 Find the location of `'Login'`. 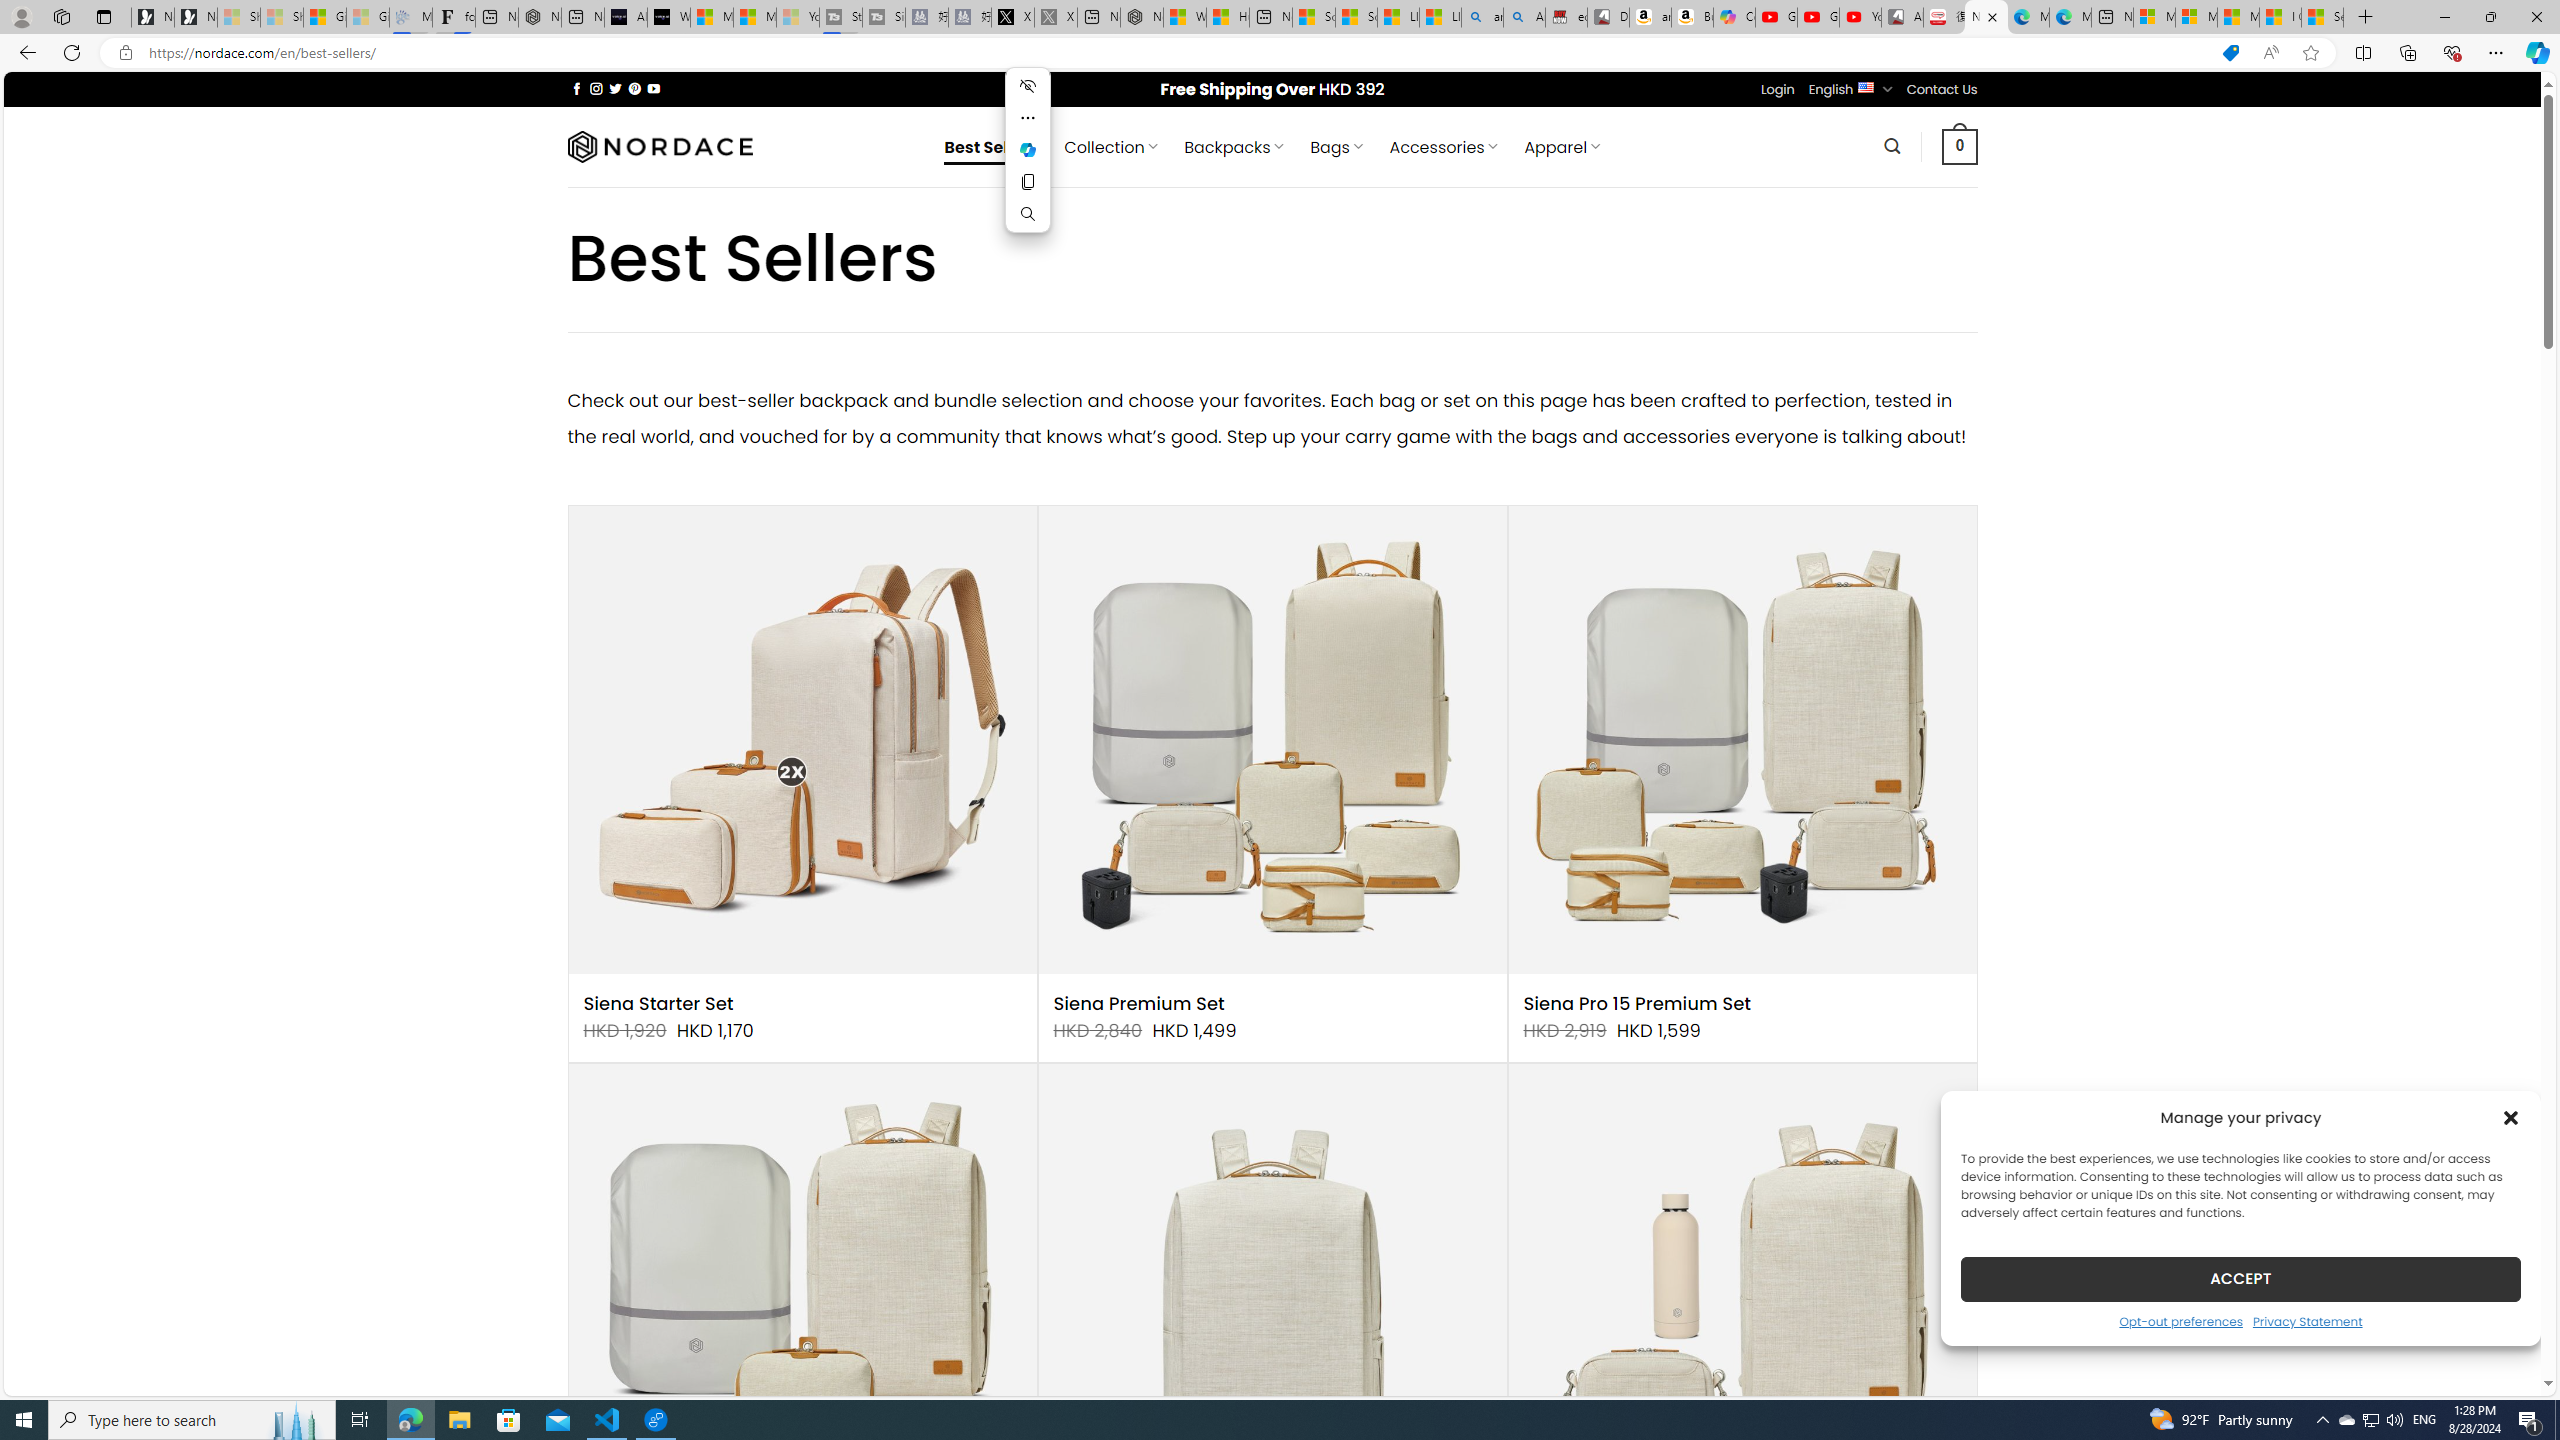

'Login' is located at coordinates (1777, 89).